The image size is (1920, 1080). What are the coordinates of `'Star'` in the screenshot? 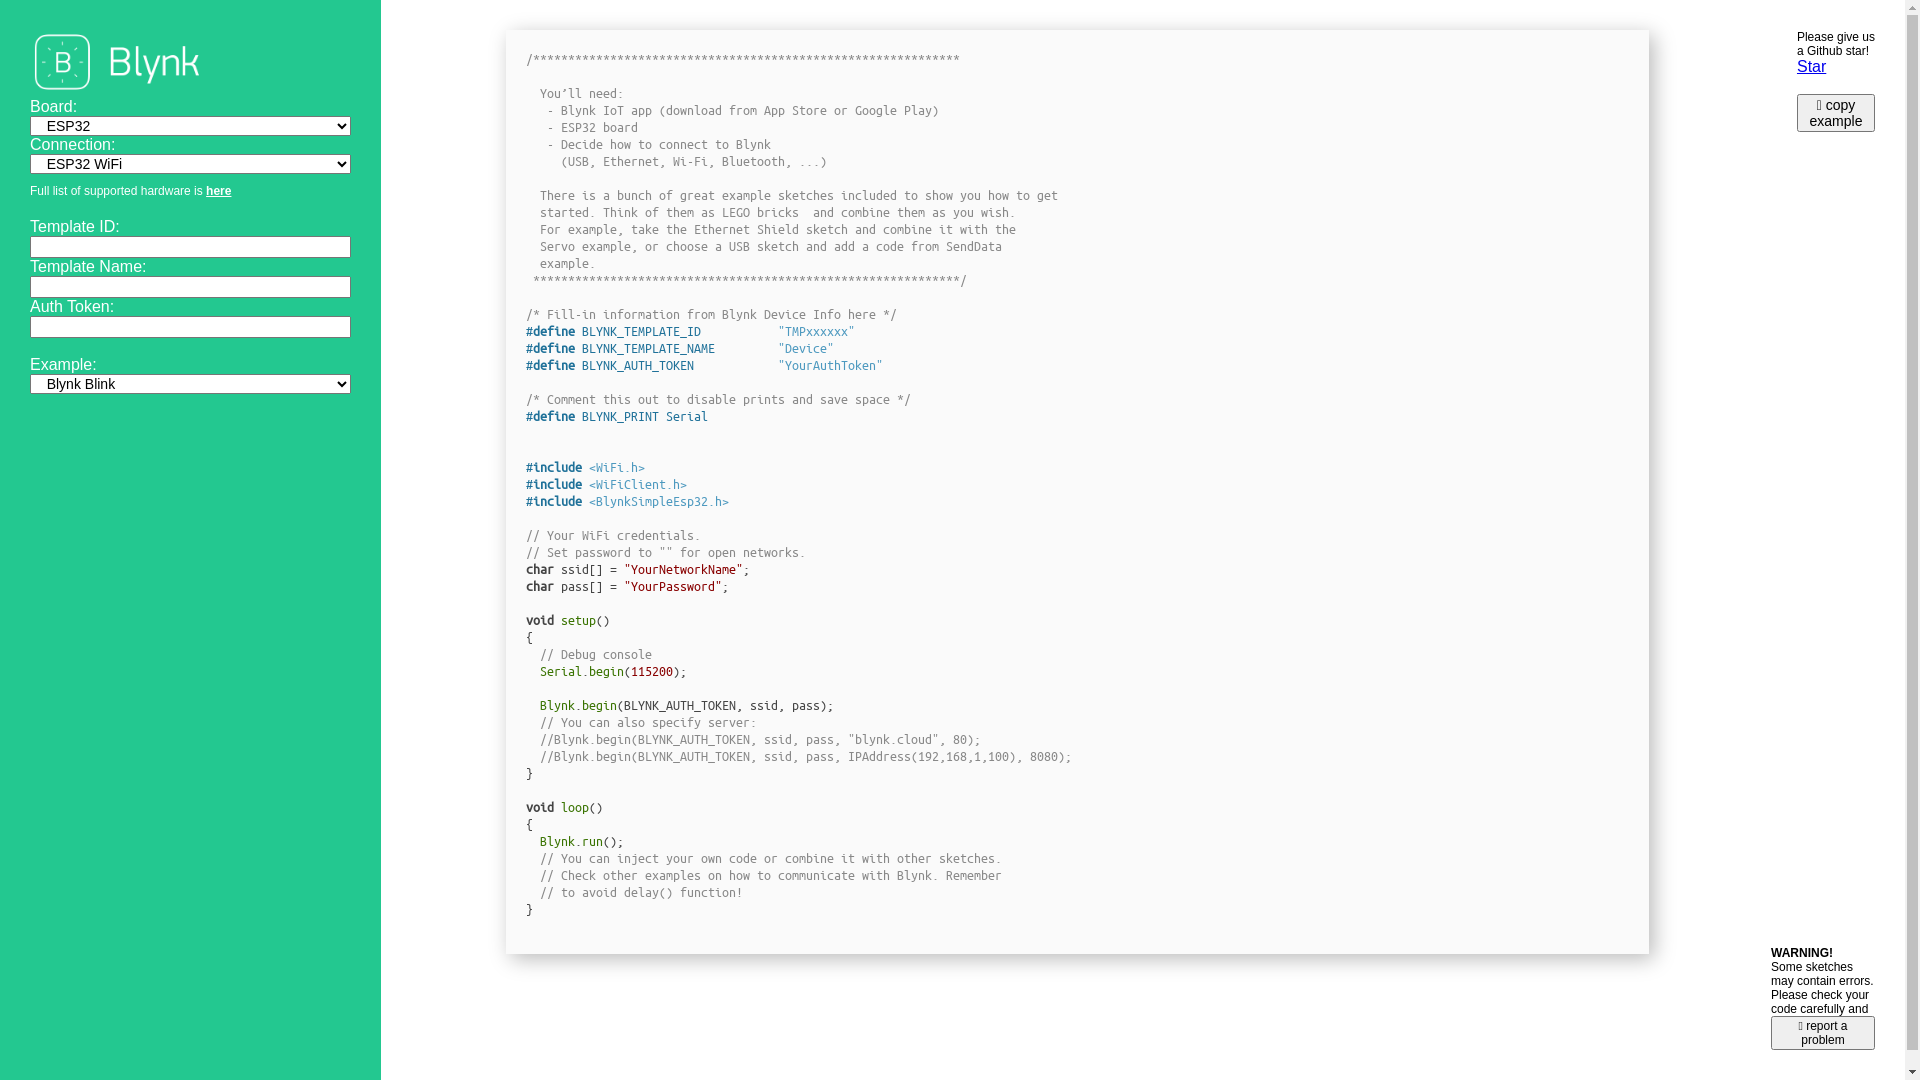 It's located at (1811, 65).